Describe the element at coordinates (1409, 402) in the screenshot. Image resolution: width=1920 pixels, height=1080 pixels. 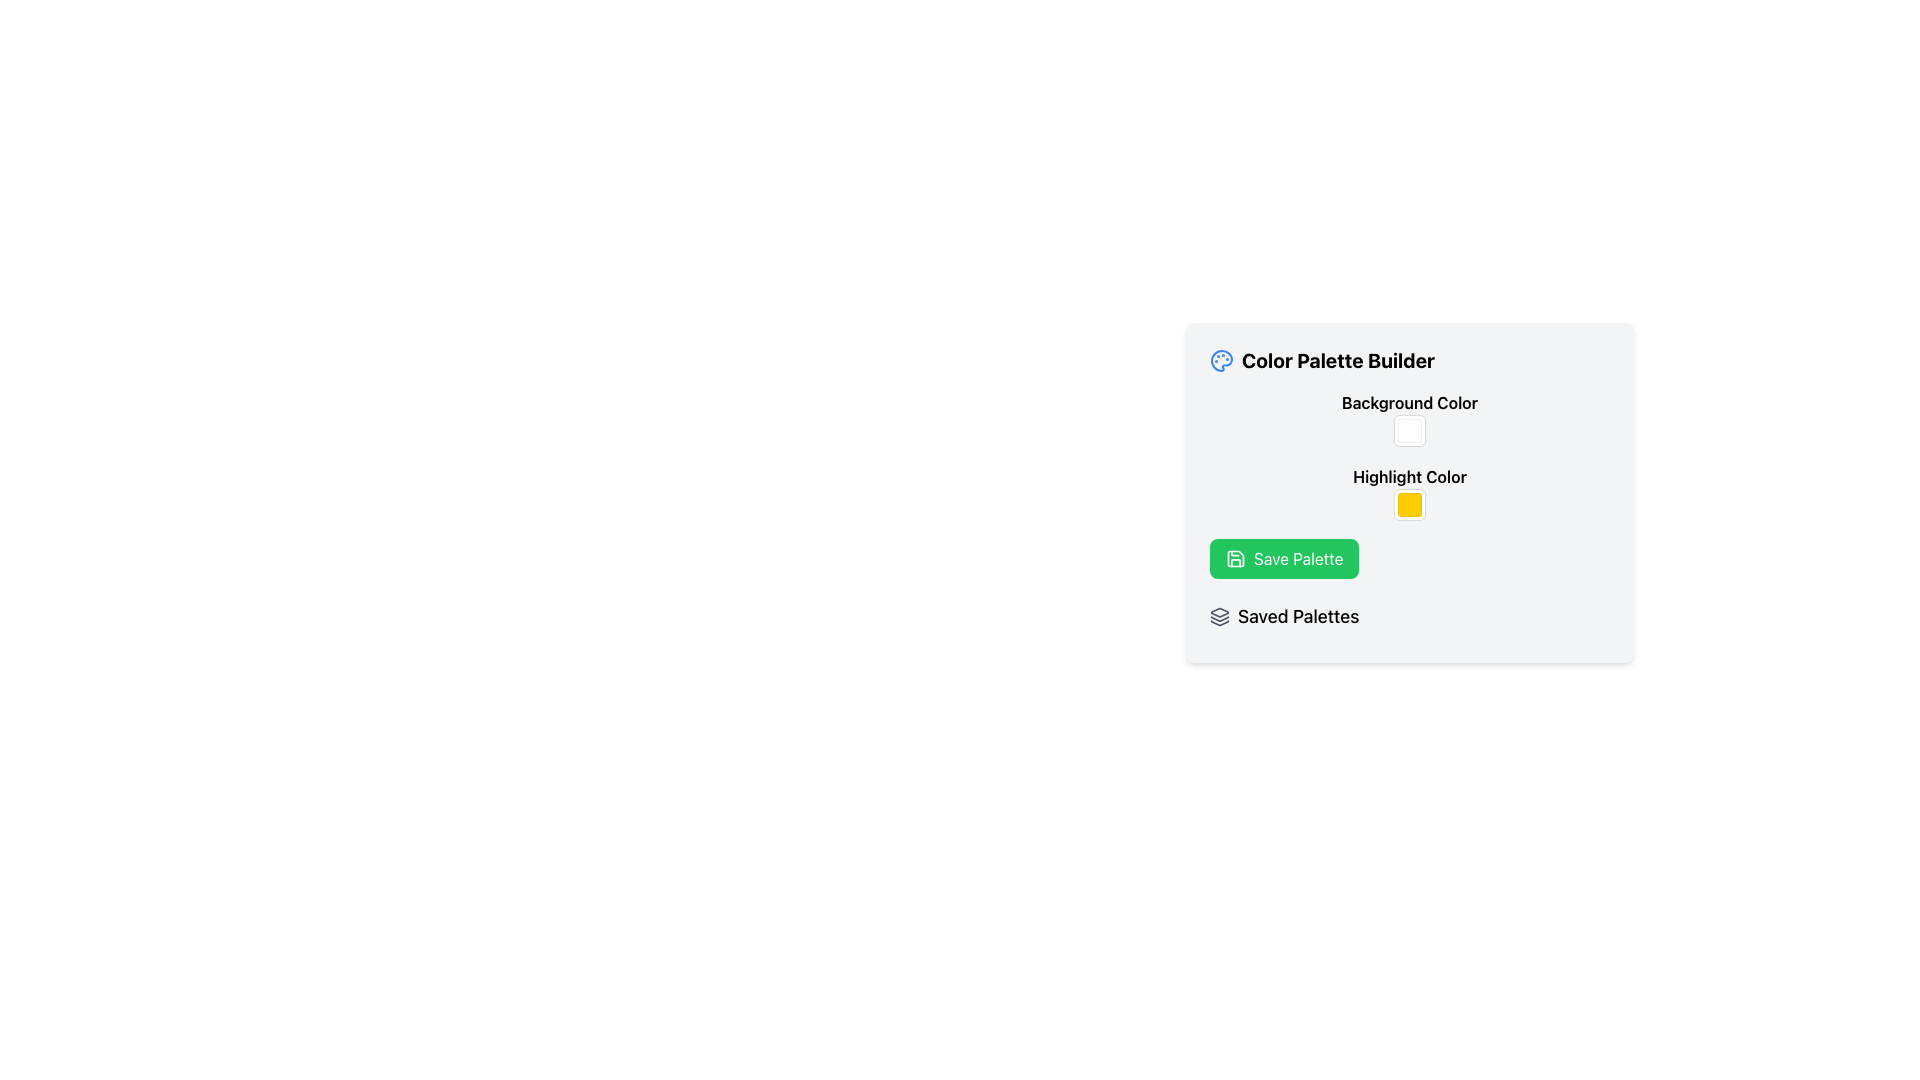
I see `the 'Background Color' text label, which is displayed in a bold font and is larger than surrounding text, located within a light gray section of the color palette builder tool` at that location.